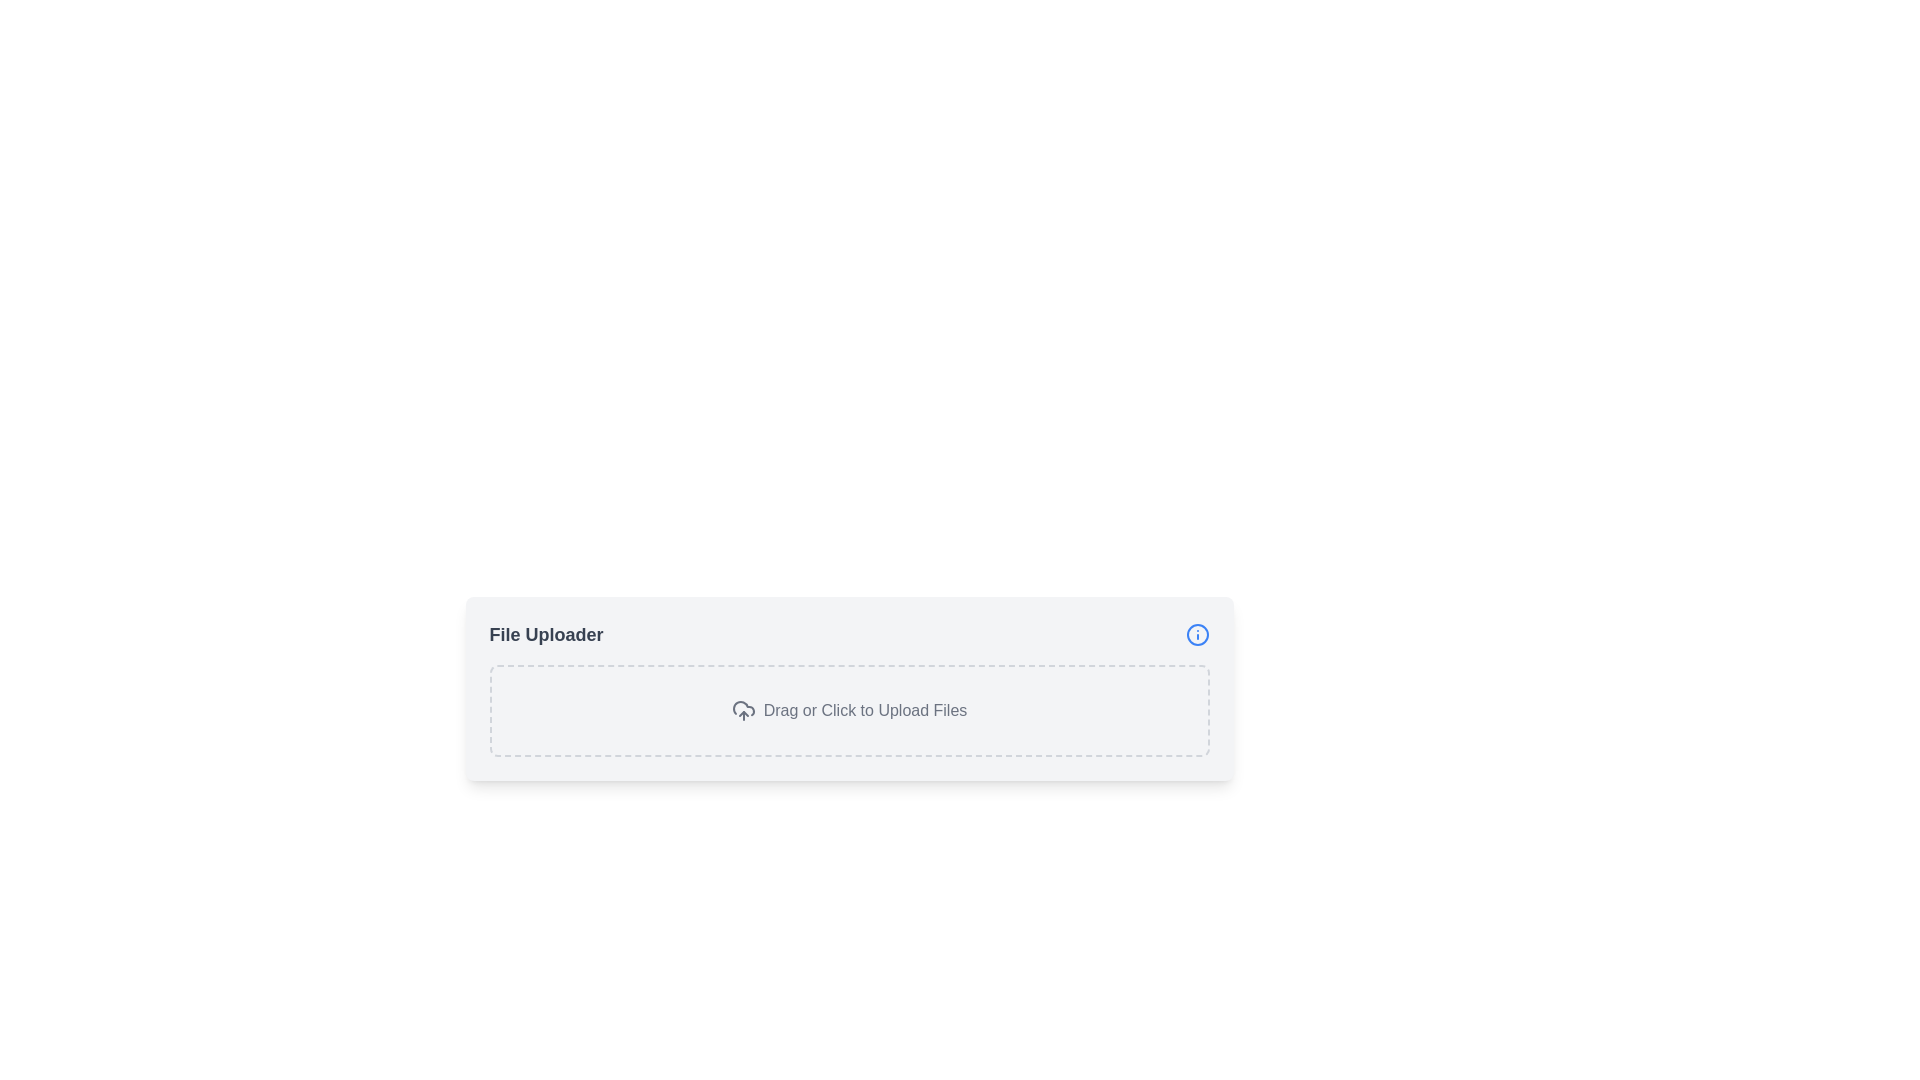 This screenshot has height=1080, width=1920. I want to click on the upload icon located to the left of the 'Drag or Click to Upload Files' text within the file uploader UI component, so click(742, 709).